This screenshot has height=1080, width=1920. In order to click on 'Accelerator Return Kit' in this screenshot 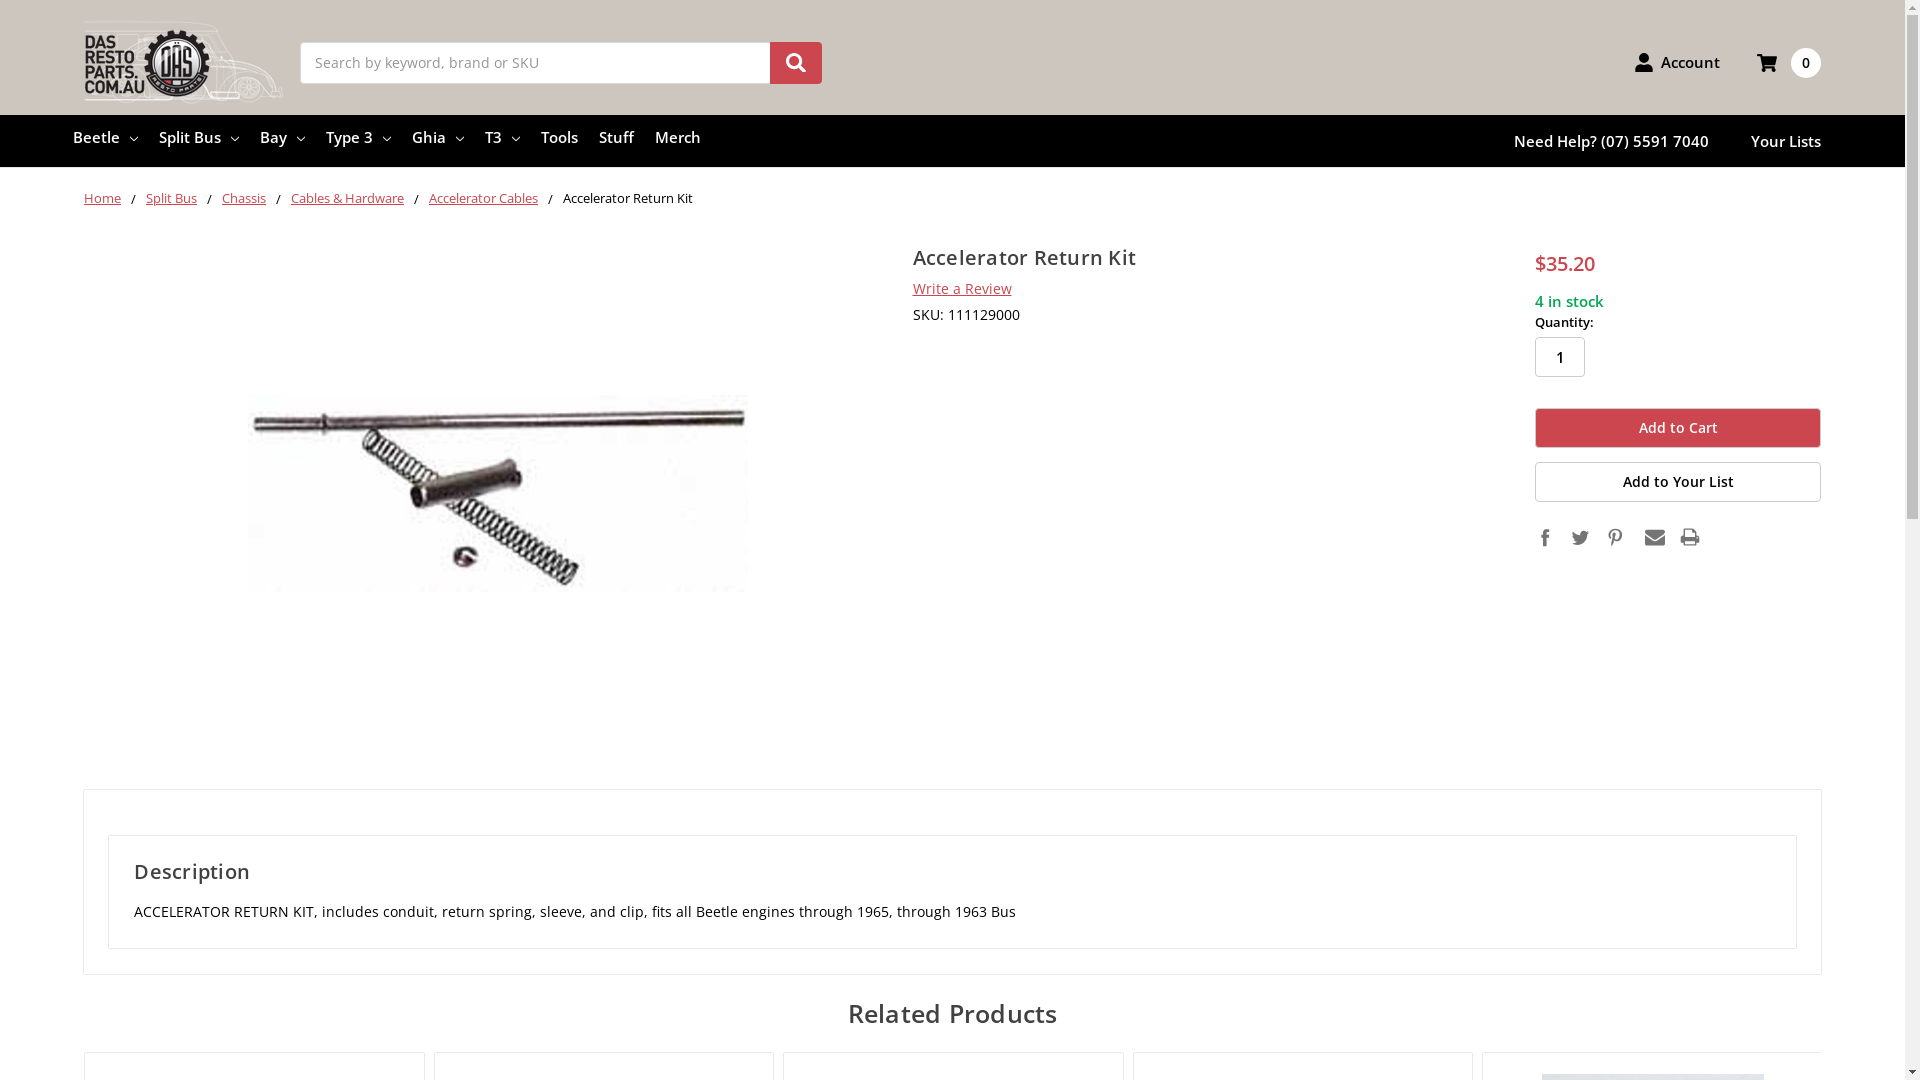, I will do `click(498, 493)`.